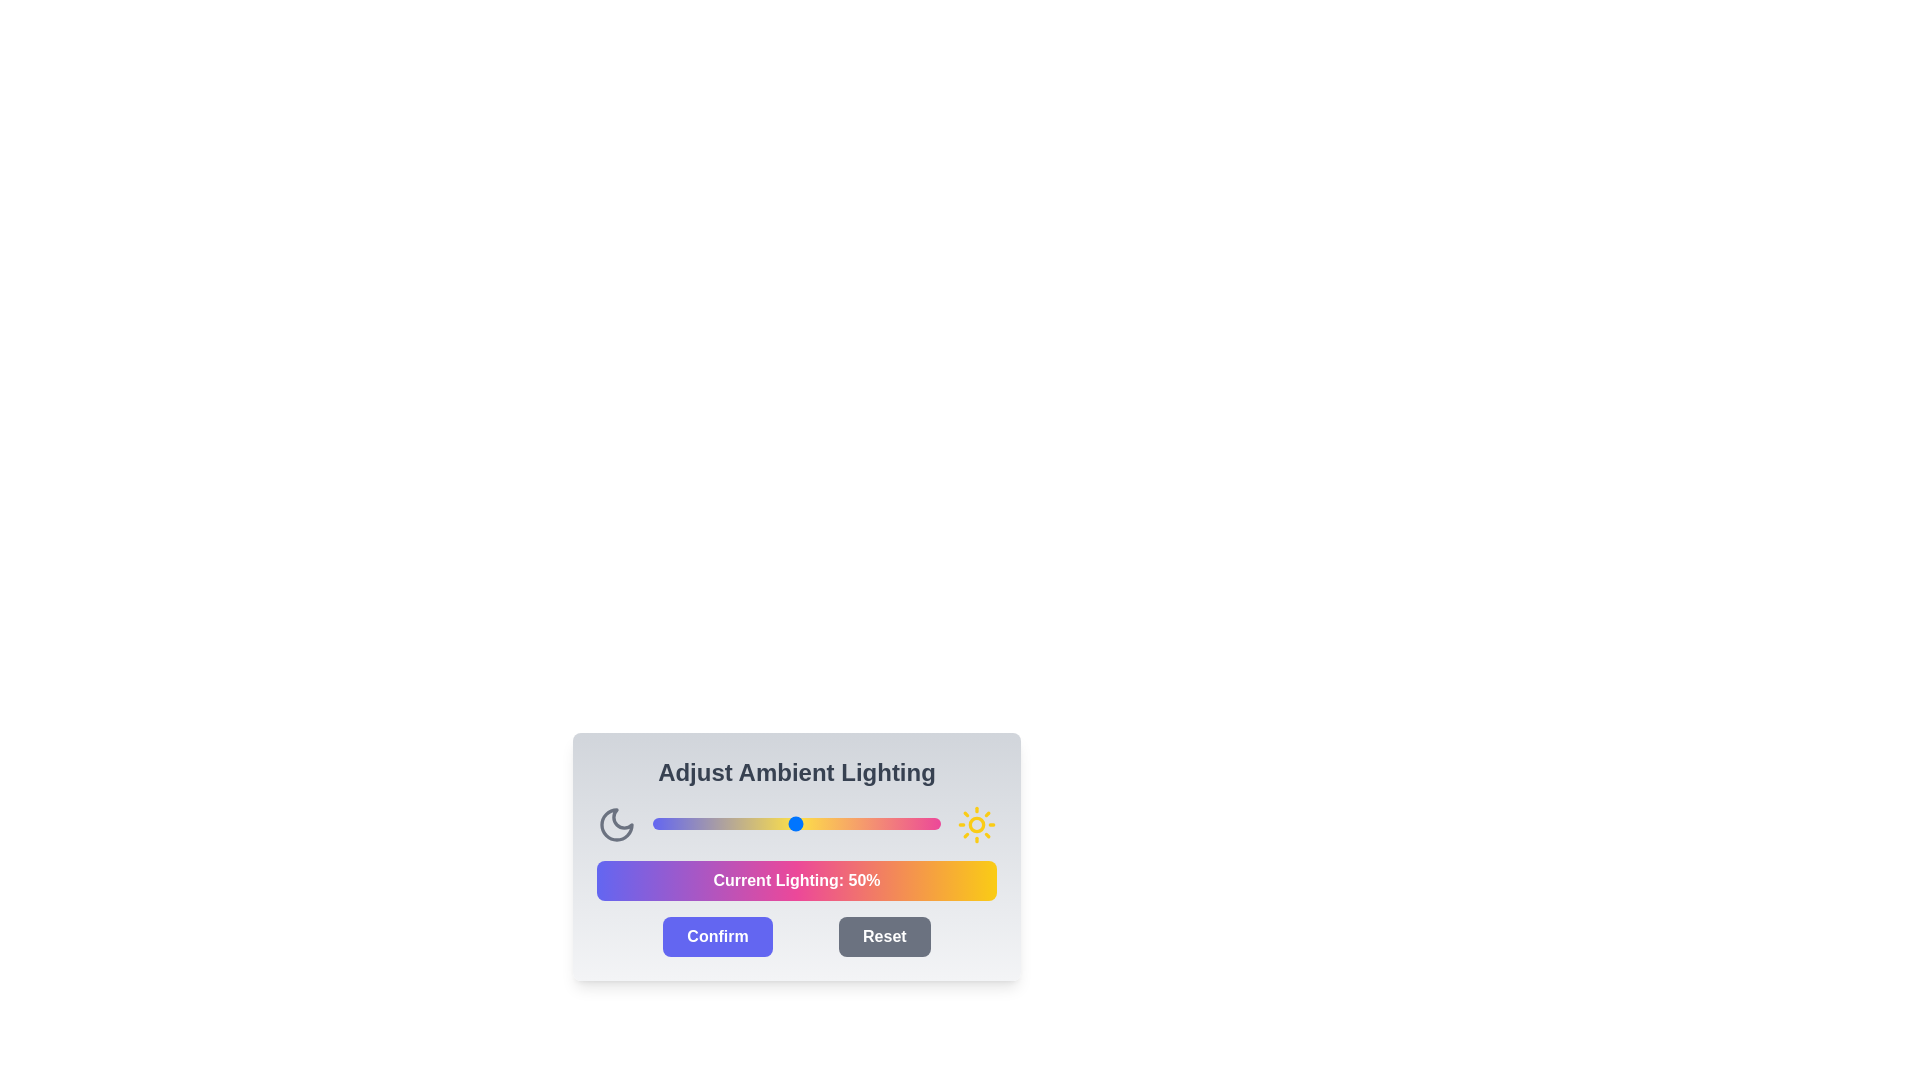 The width and height of the screenshot is (1920, 1080). I want to click on the light intensity slider to 98%, so click(934, 824).